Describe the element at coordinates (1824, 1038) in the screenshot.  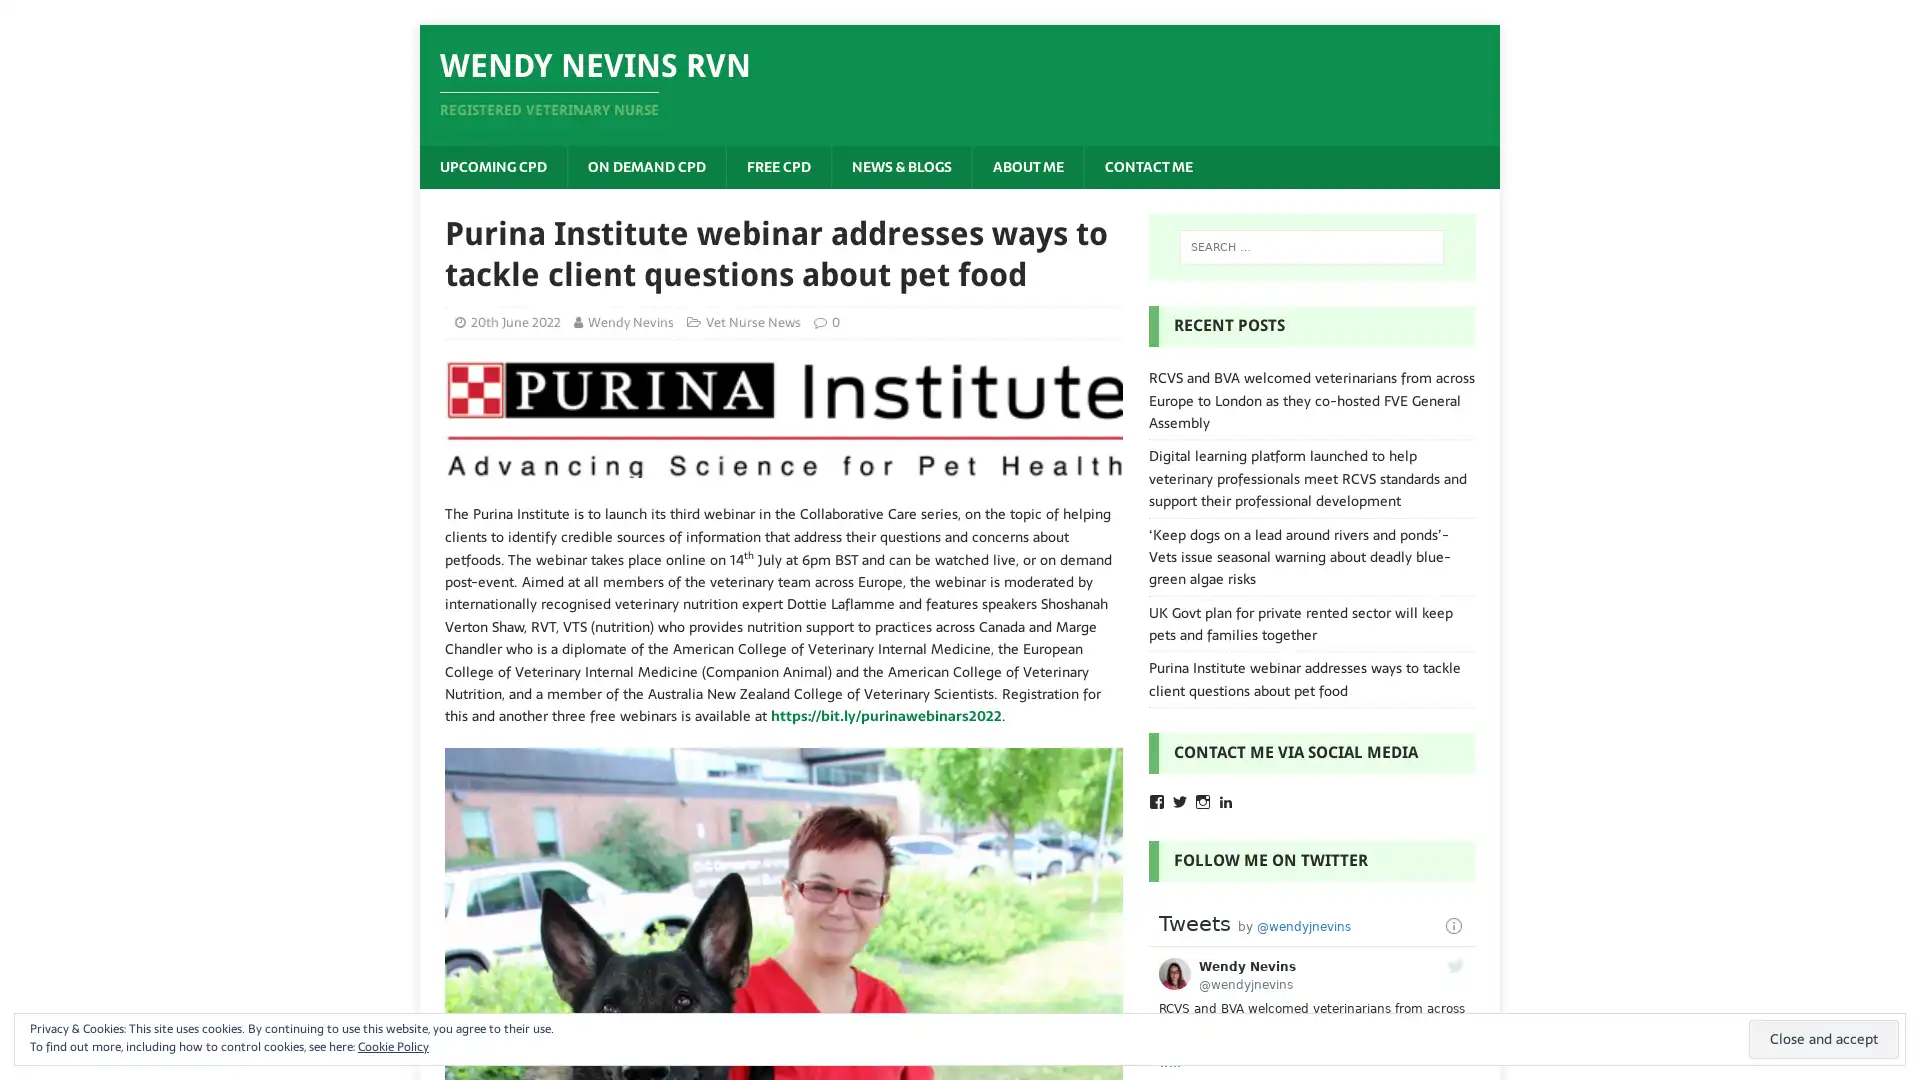
I see `Close and accept` at that location.